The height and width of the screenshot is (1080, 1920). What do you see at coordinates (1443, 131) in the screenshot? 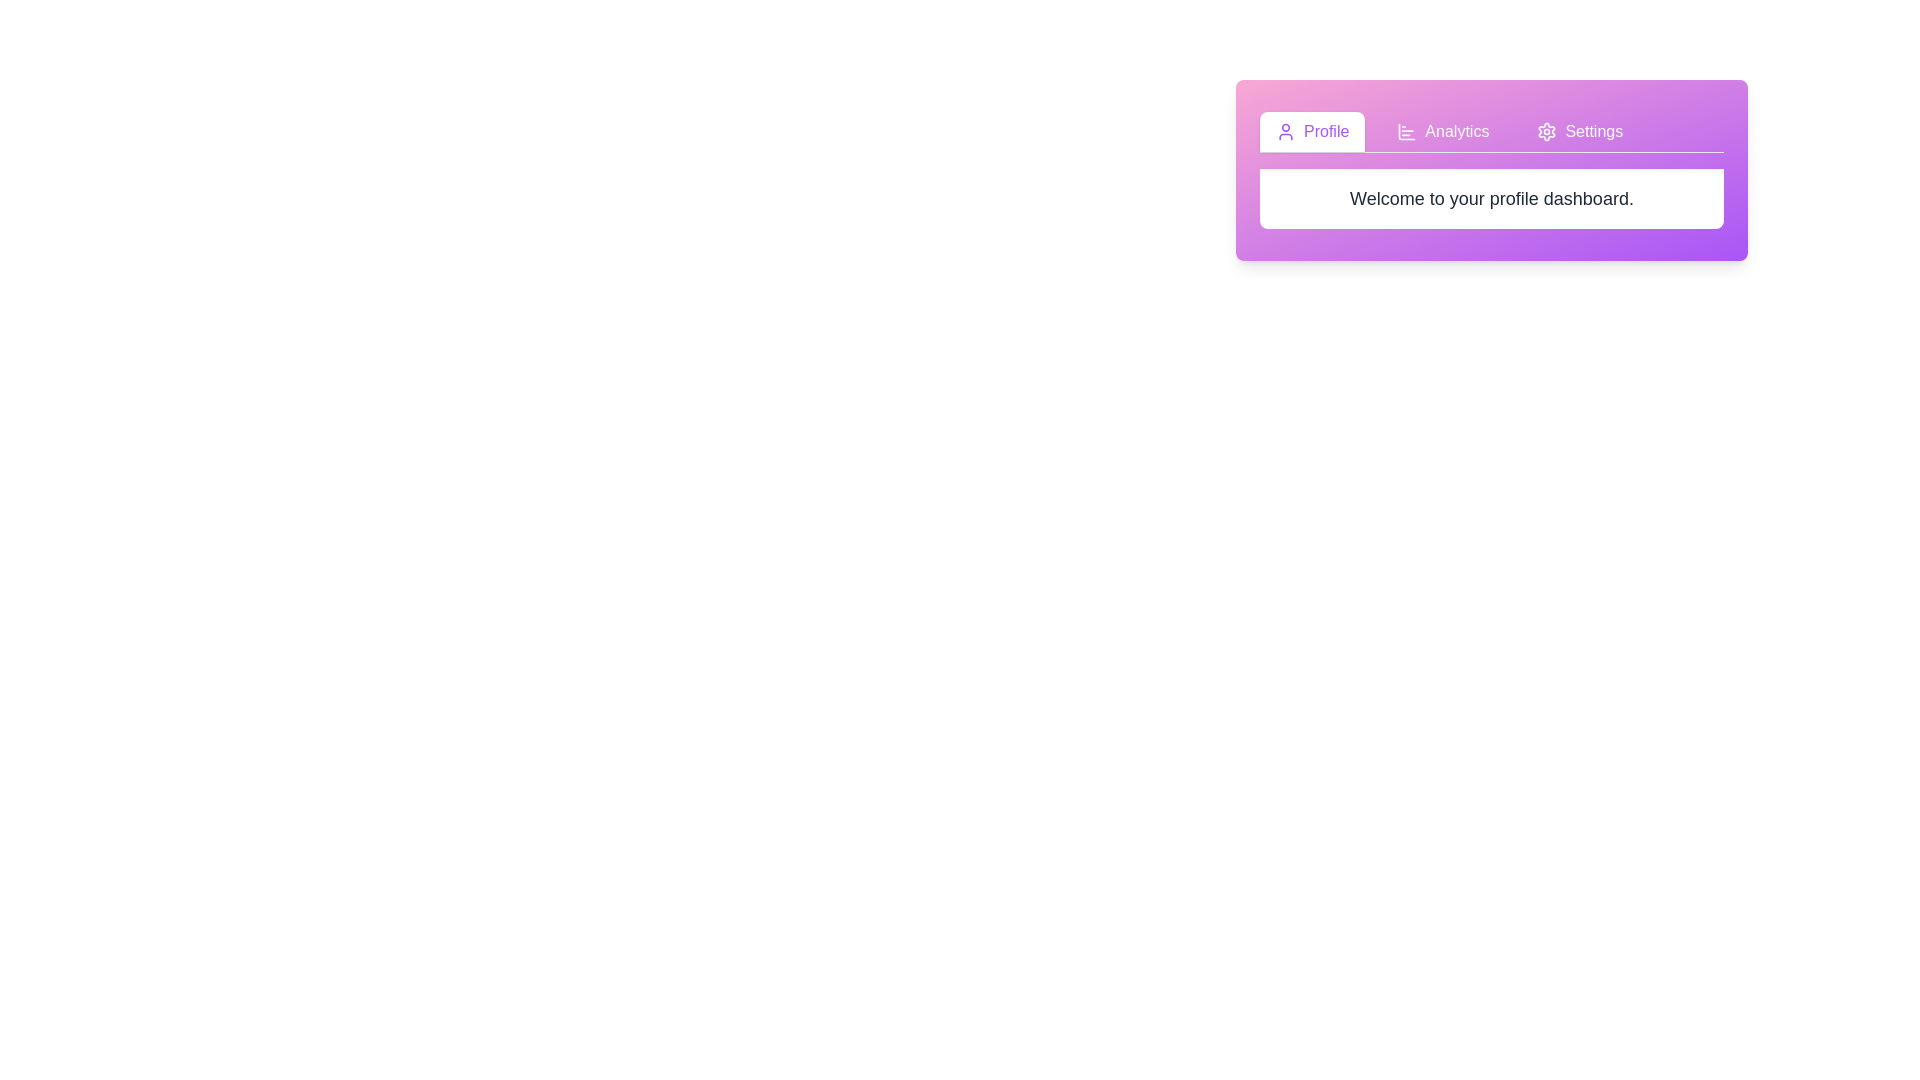
I see `the Analytics tab button` at bounding box center [1443, 131].